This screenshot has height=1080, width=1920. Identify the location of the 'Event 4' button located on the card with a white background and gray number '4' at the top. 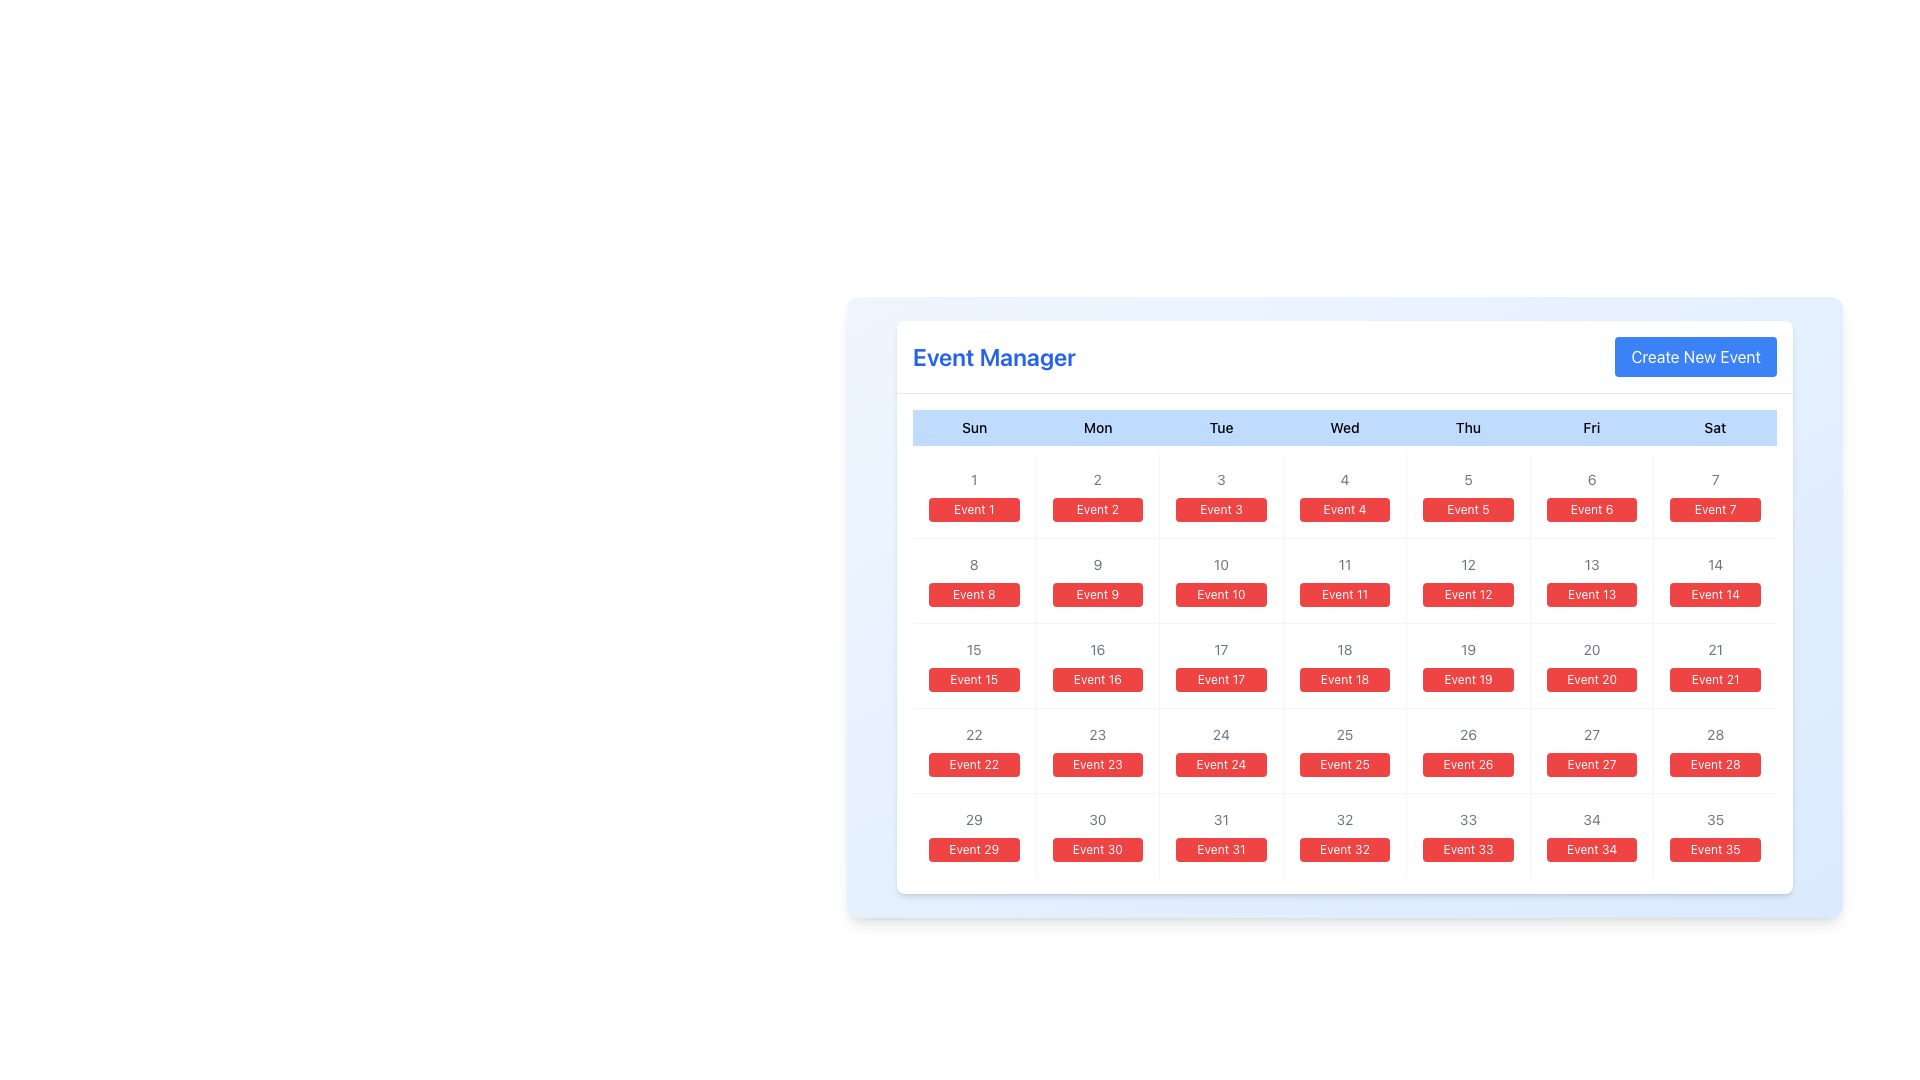
(1344, 495).